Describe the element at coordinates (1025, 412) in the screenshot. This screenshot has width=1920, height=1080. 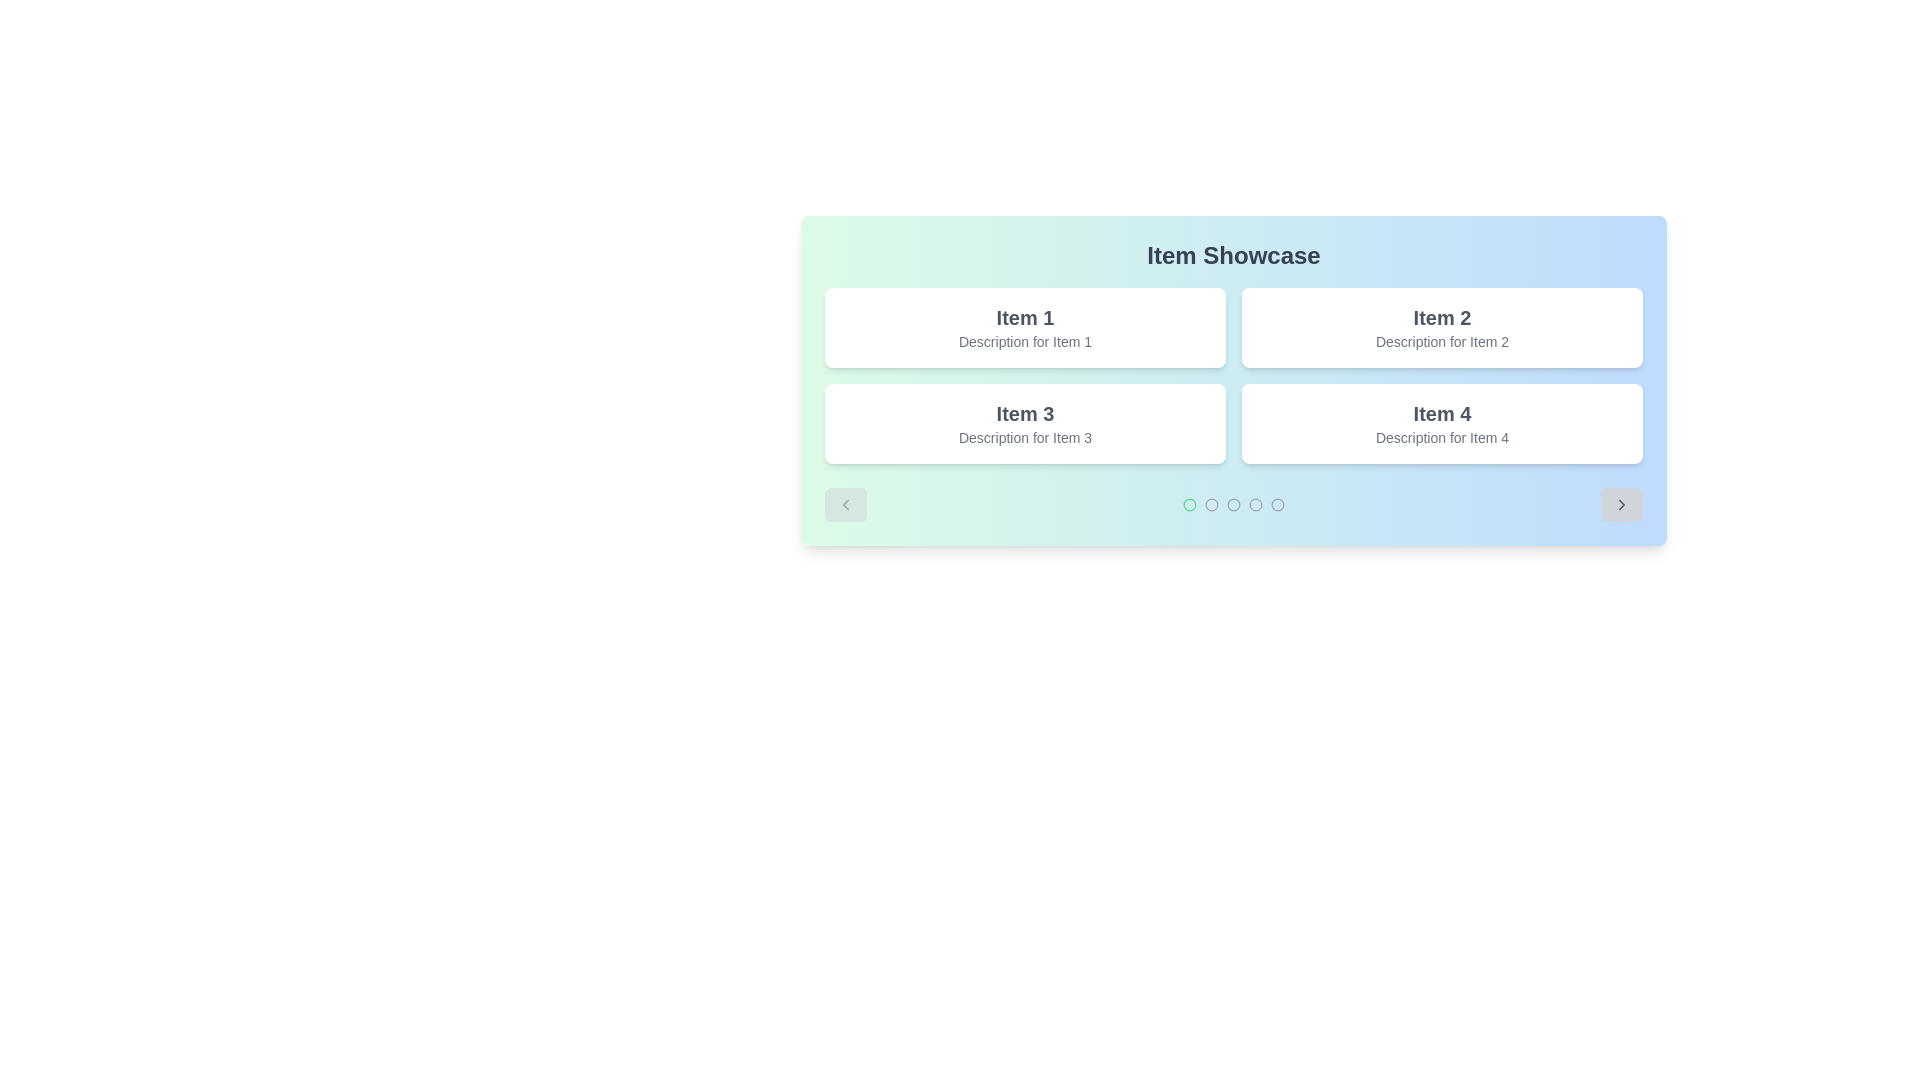
I see `the 'Item 3' text label, which is styled in bold serif font and located in the bottom-left section of a panel within a 2x2 grid of similar elements` at that location.